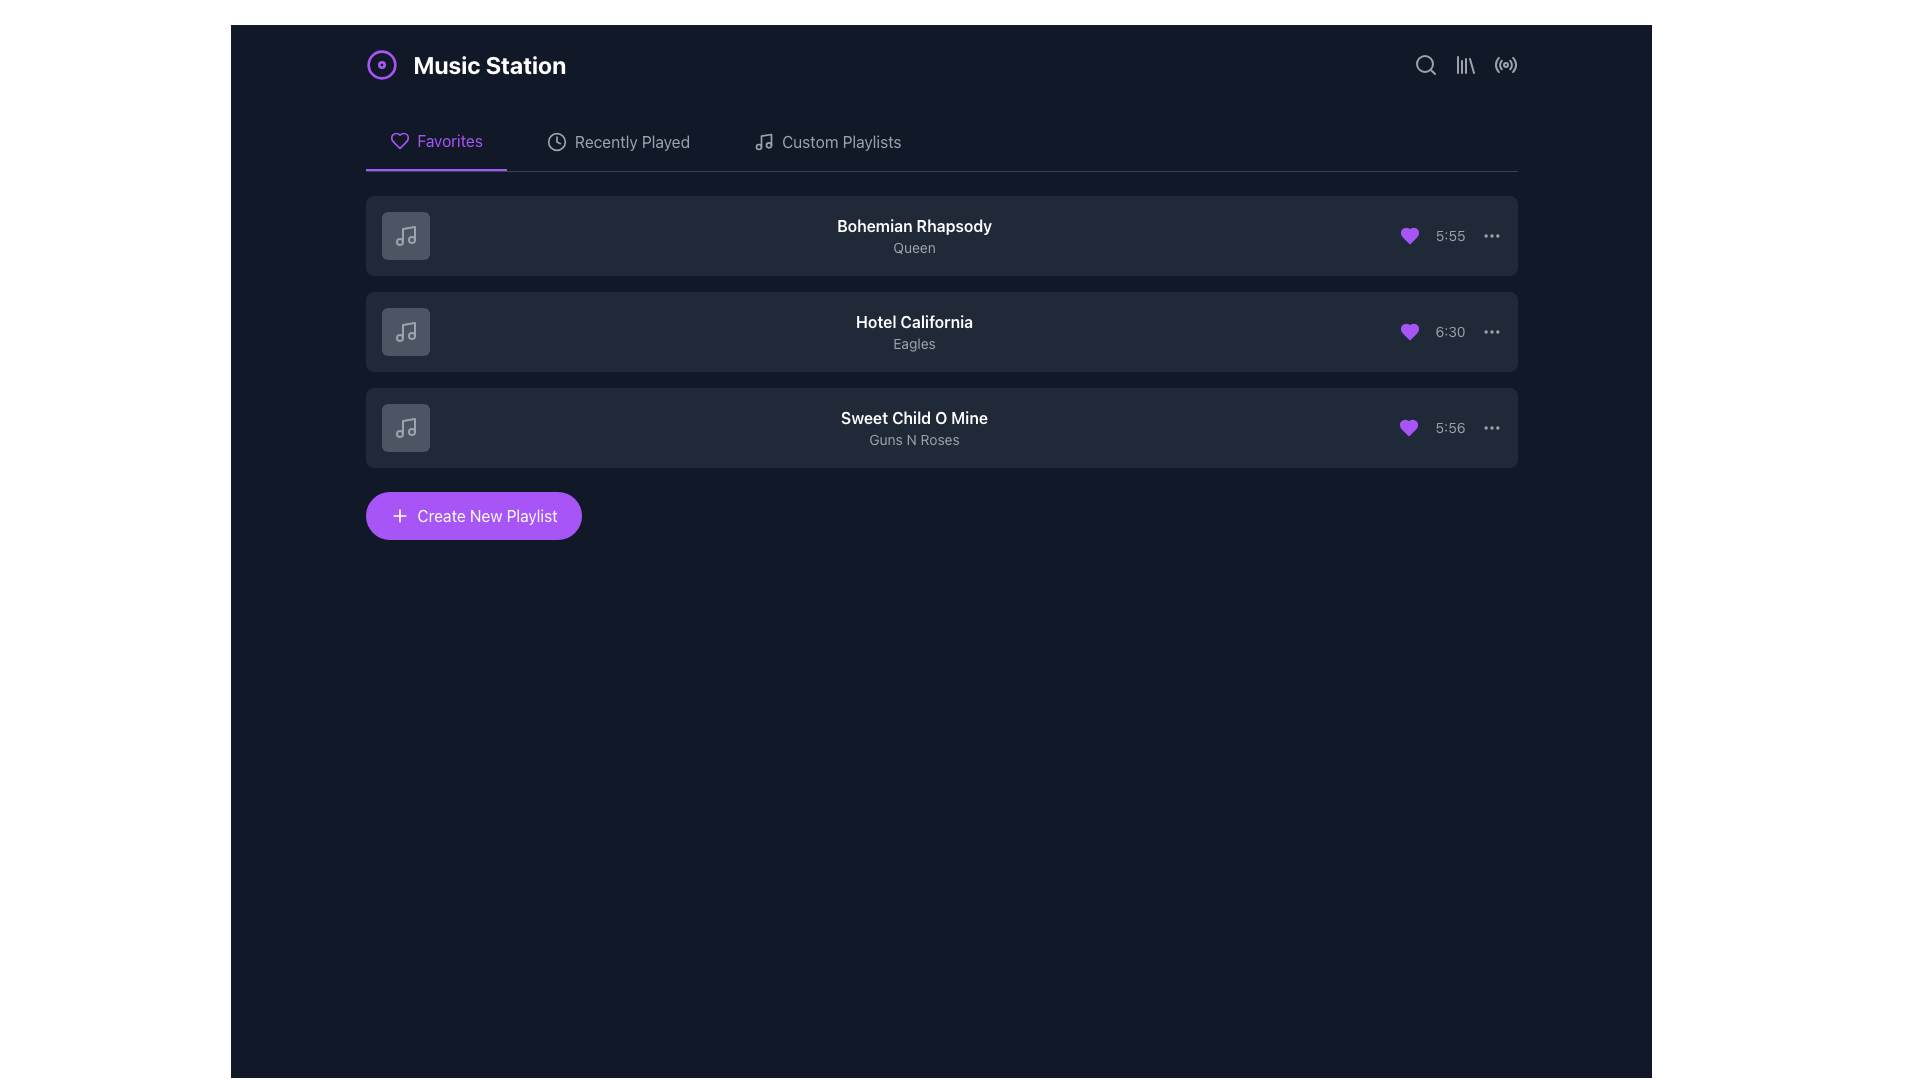 Image resolution: width=1920 pixels, height=1080 pixels. I want to click on the heart-shaped icon representing 'favorites' located to the left of the 'Favorites' text label in the navigation menu, so click(399, 140).